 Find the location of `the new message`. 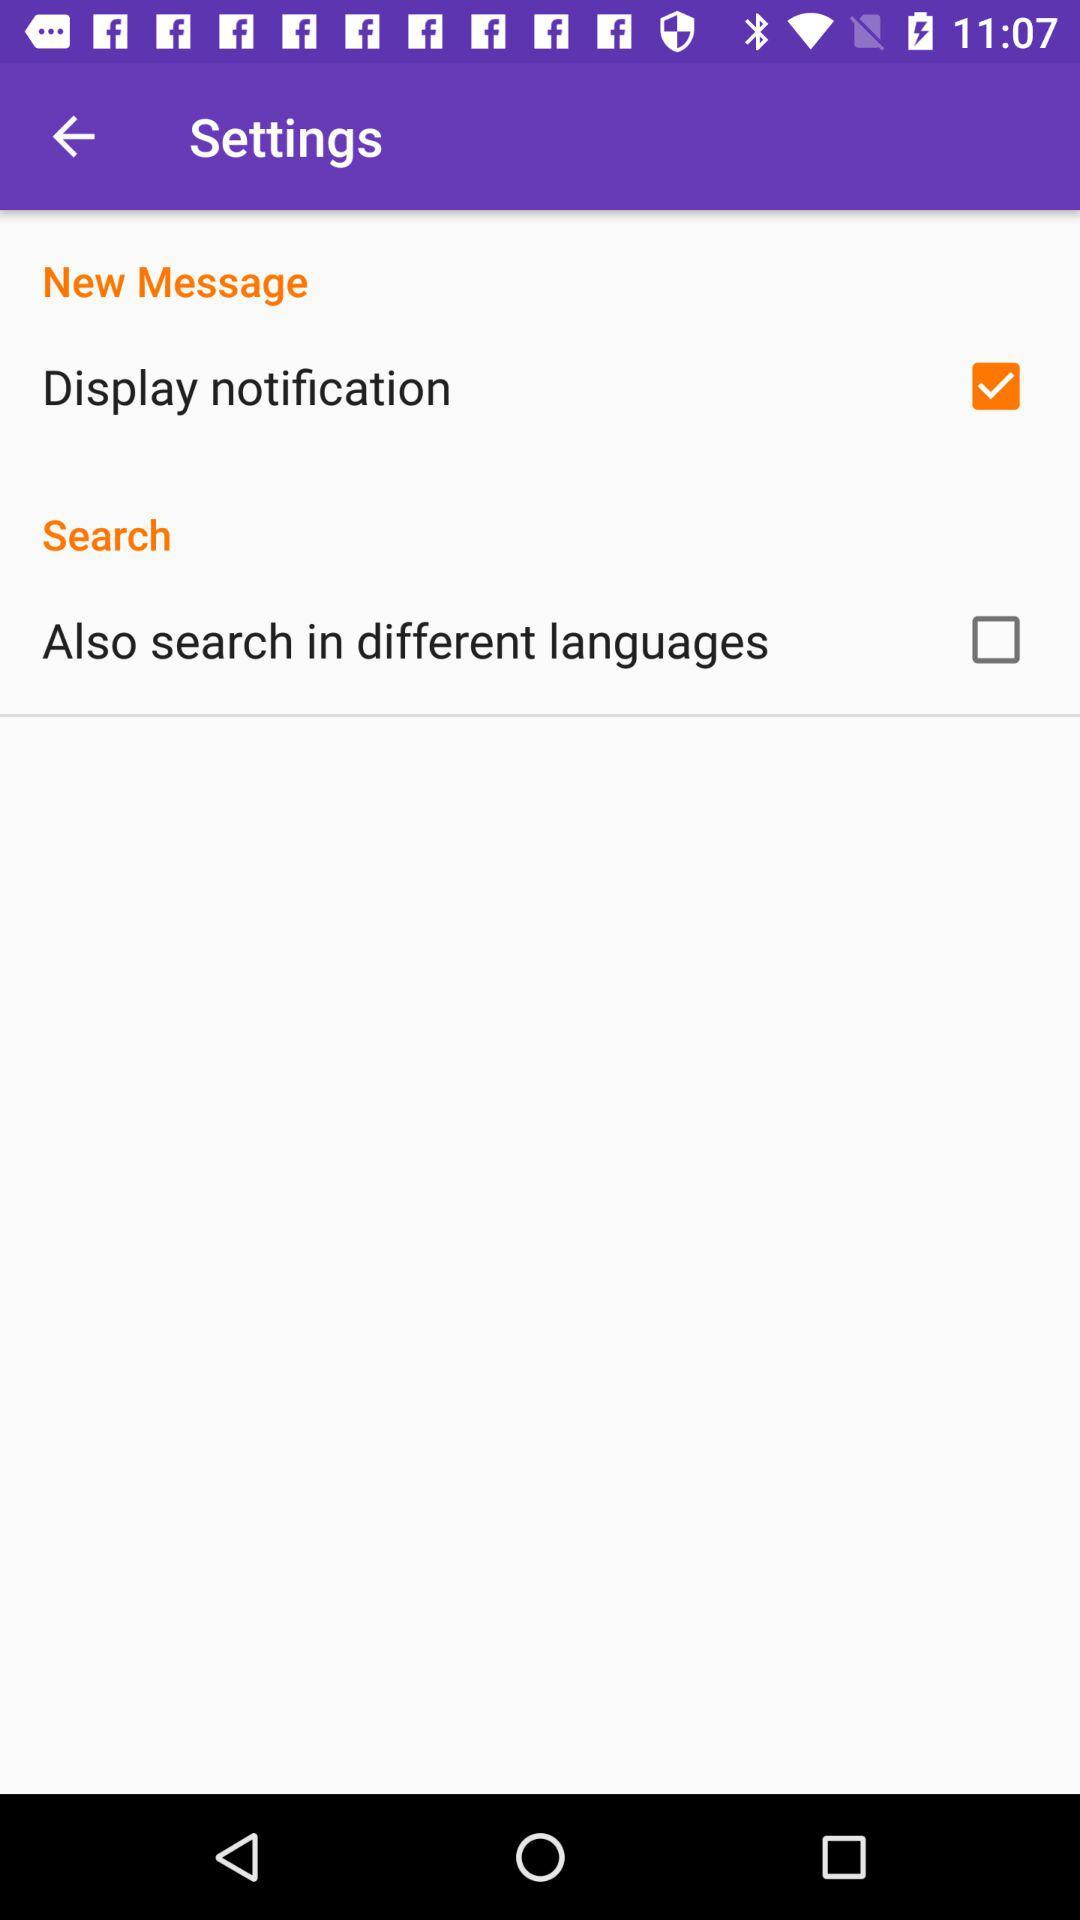

the new message is located at coordinates (540, 258).